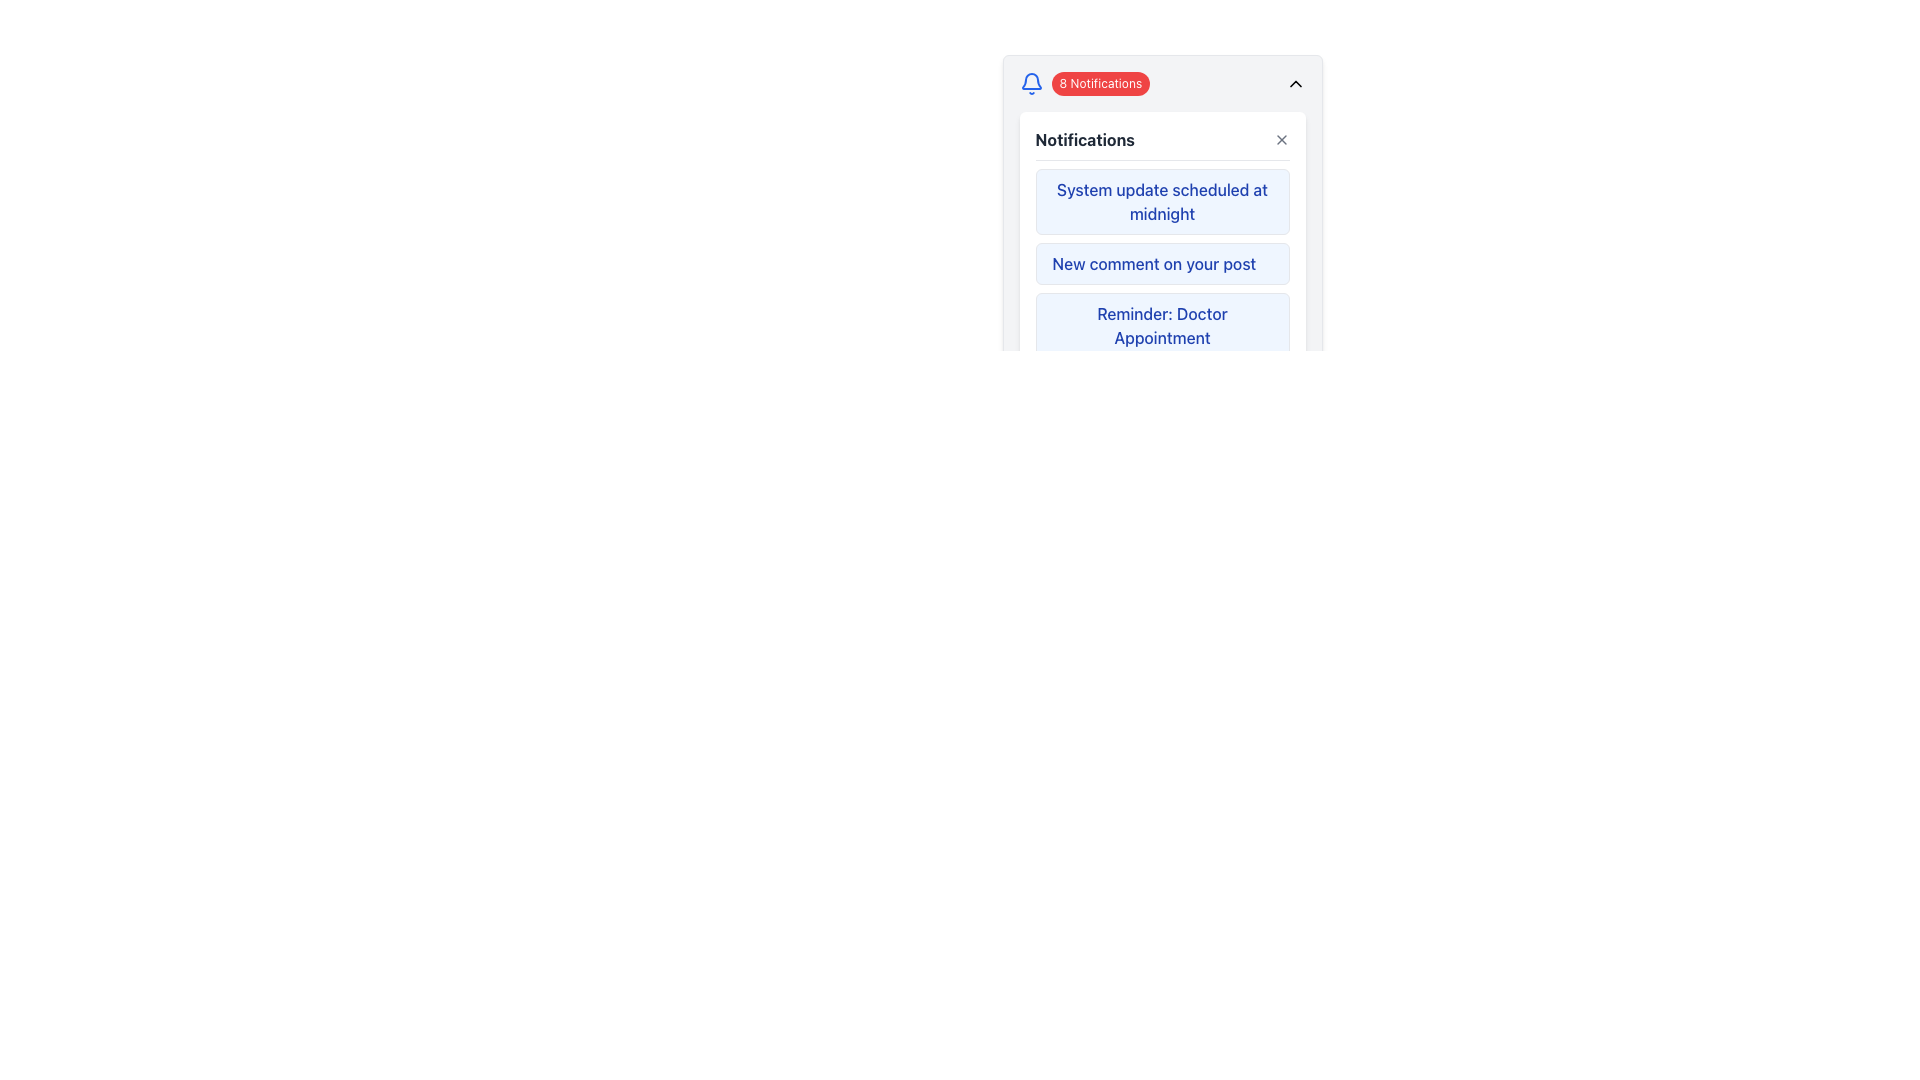 This screenshot has width=1920, height=1080. What do you see at coordinates (1083, 83) in the screenshot?
I see `the notification badge with the text '8 Notifications'` at bounding box center [1083, 83].